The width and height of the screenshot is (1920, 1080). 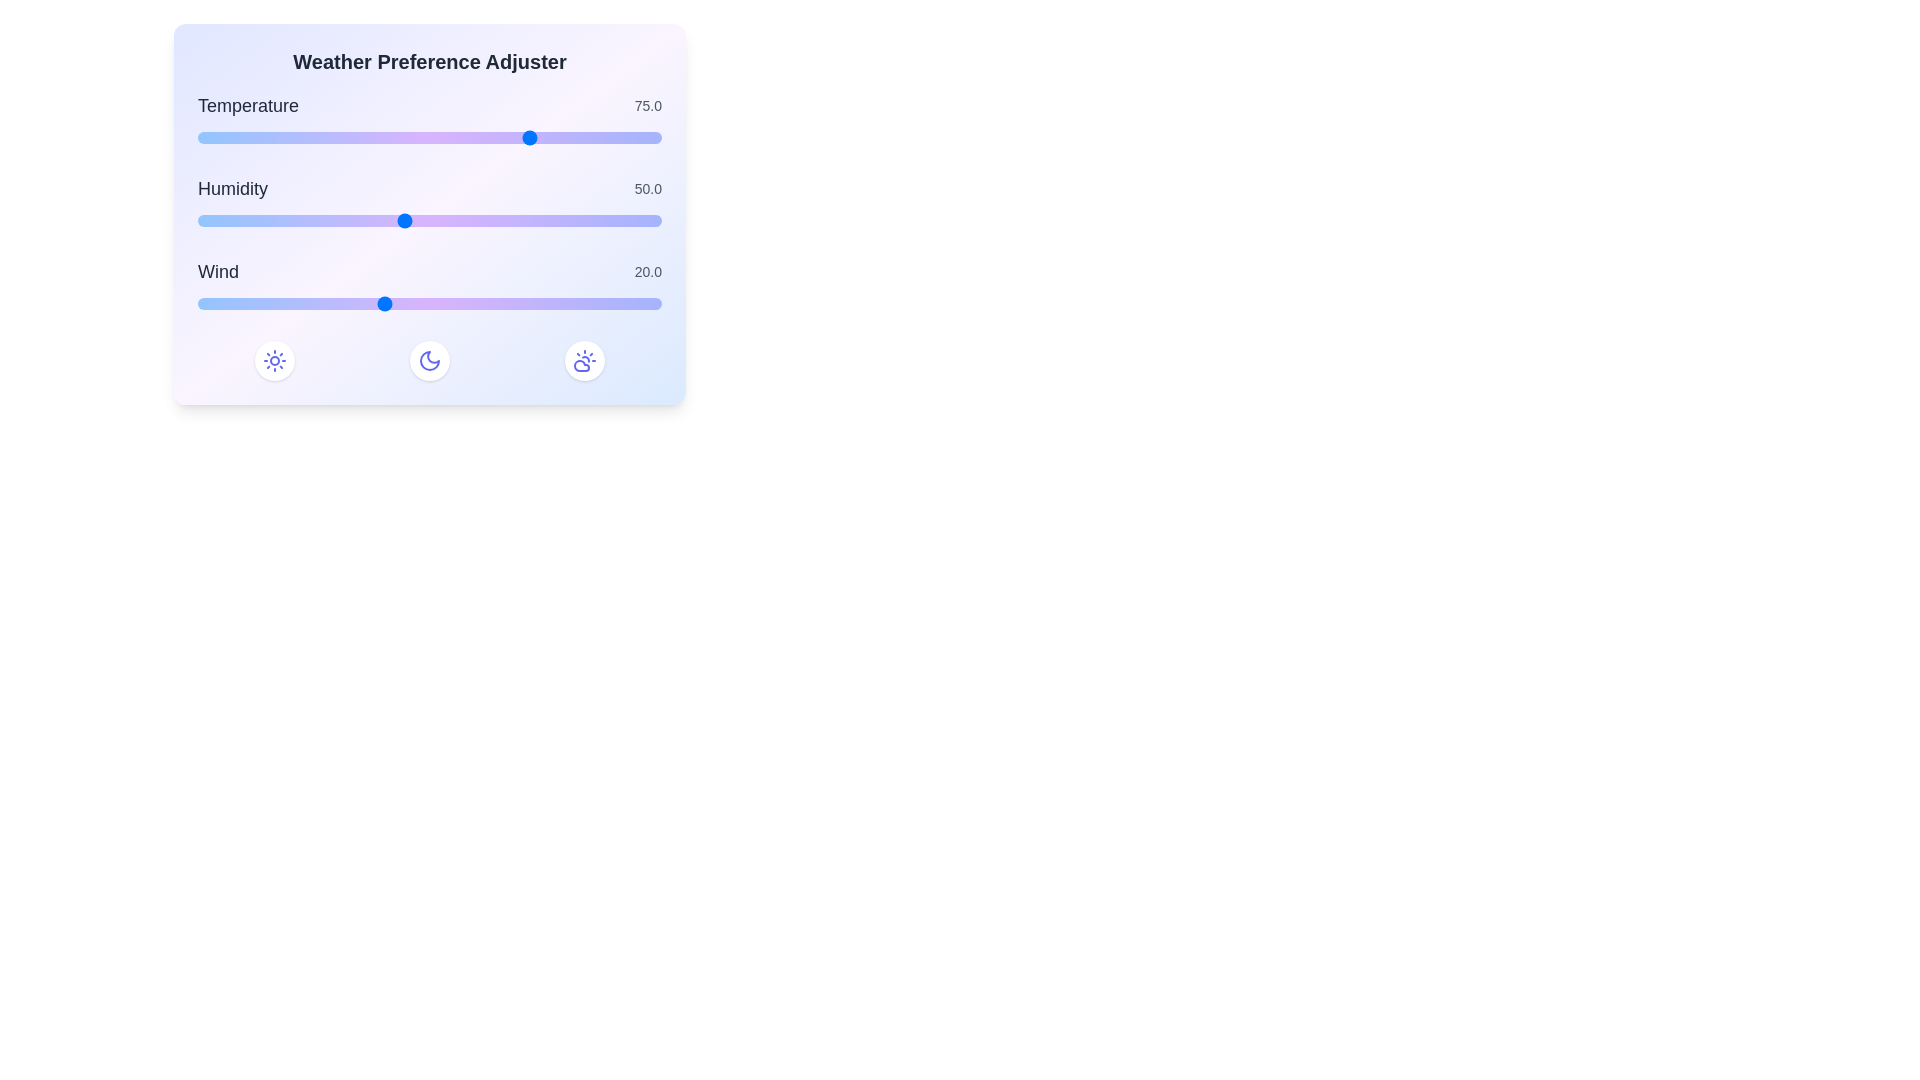 I want to click on the sliders within the Card with interactive sliders that allows users to adjust weather preferences, so click(x=429, y=214).